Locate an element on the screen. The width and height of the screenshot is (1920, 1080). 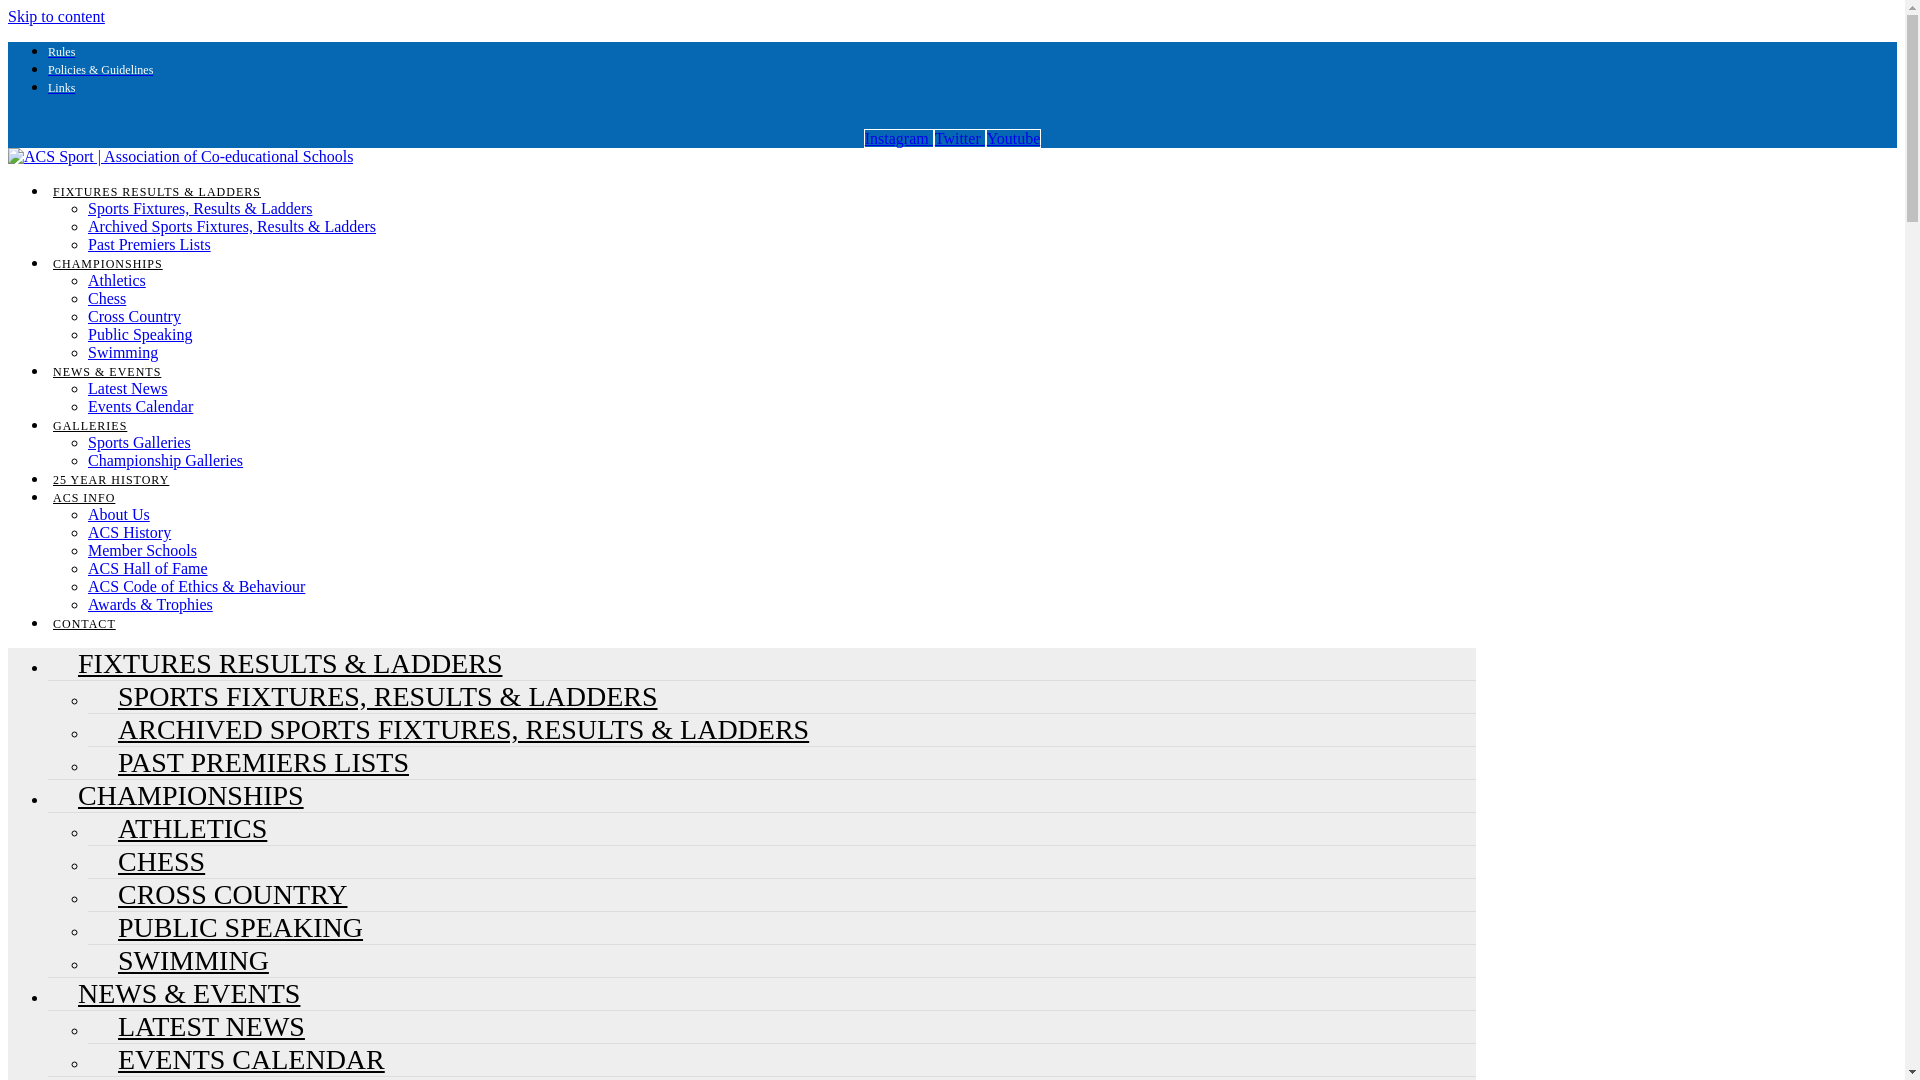
'Twitter' is located at coordinates (933, 137).